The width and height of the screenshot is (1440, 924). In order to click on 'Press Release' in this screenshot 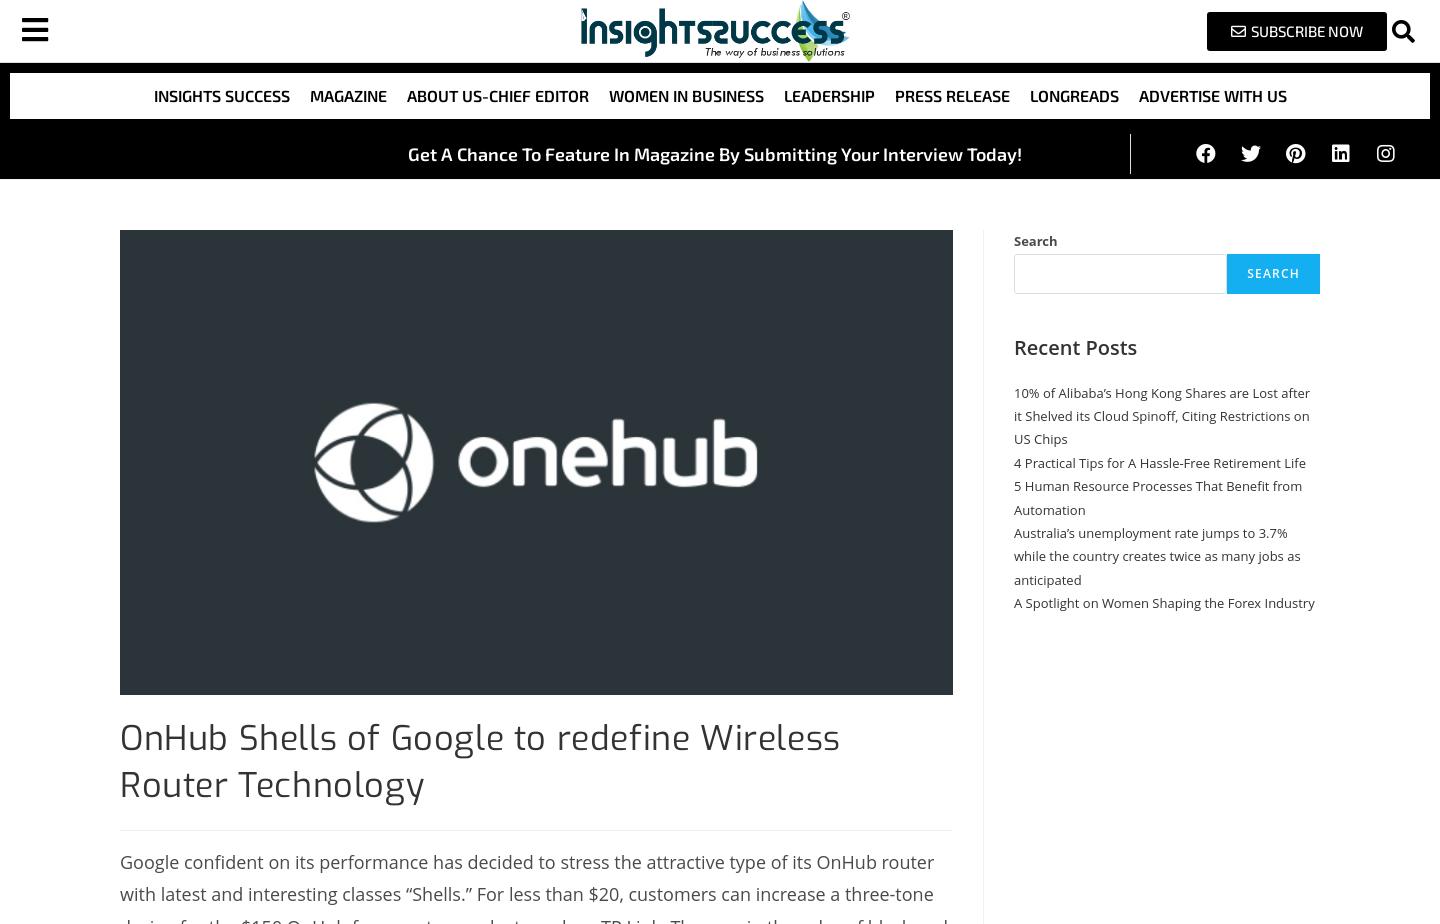, I will do `click(951, 95)`.